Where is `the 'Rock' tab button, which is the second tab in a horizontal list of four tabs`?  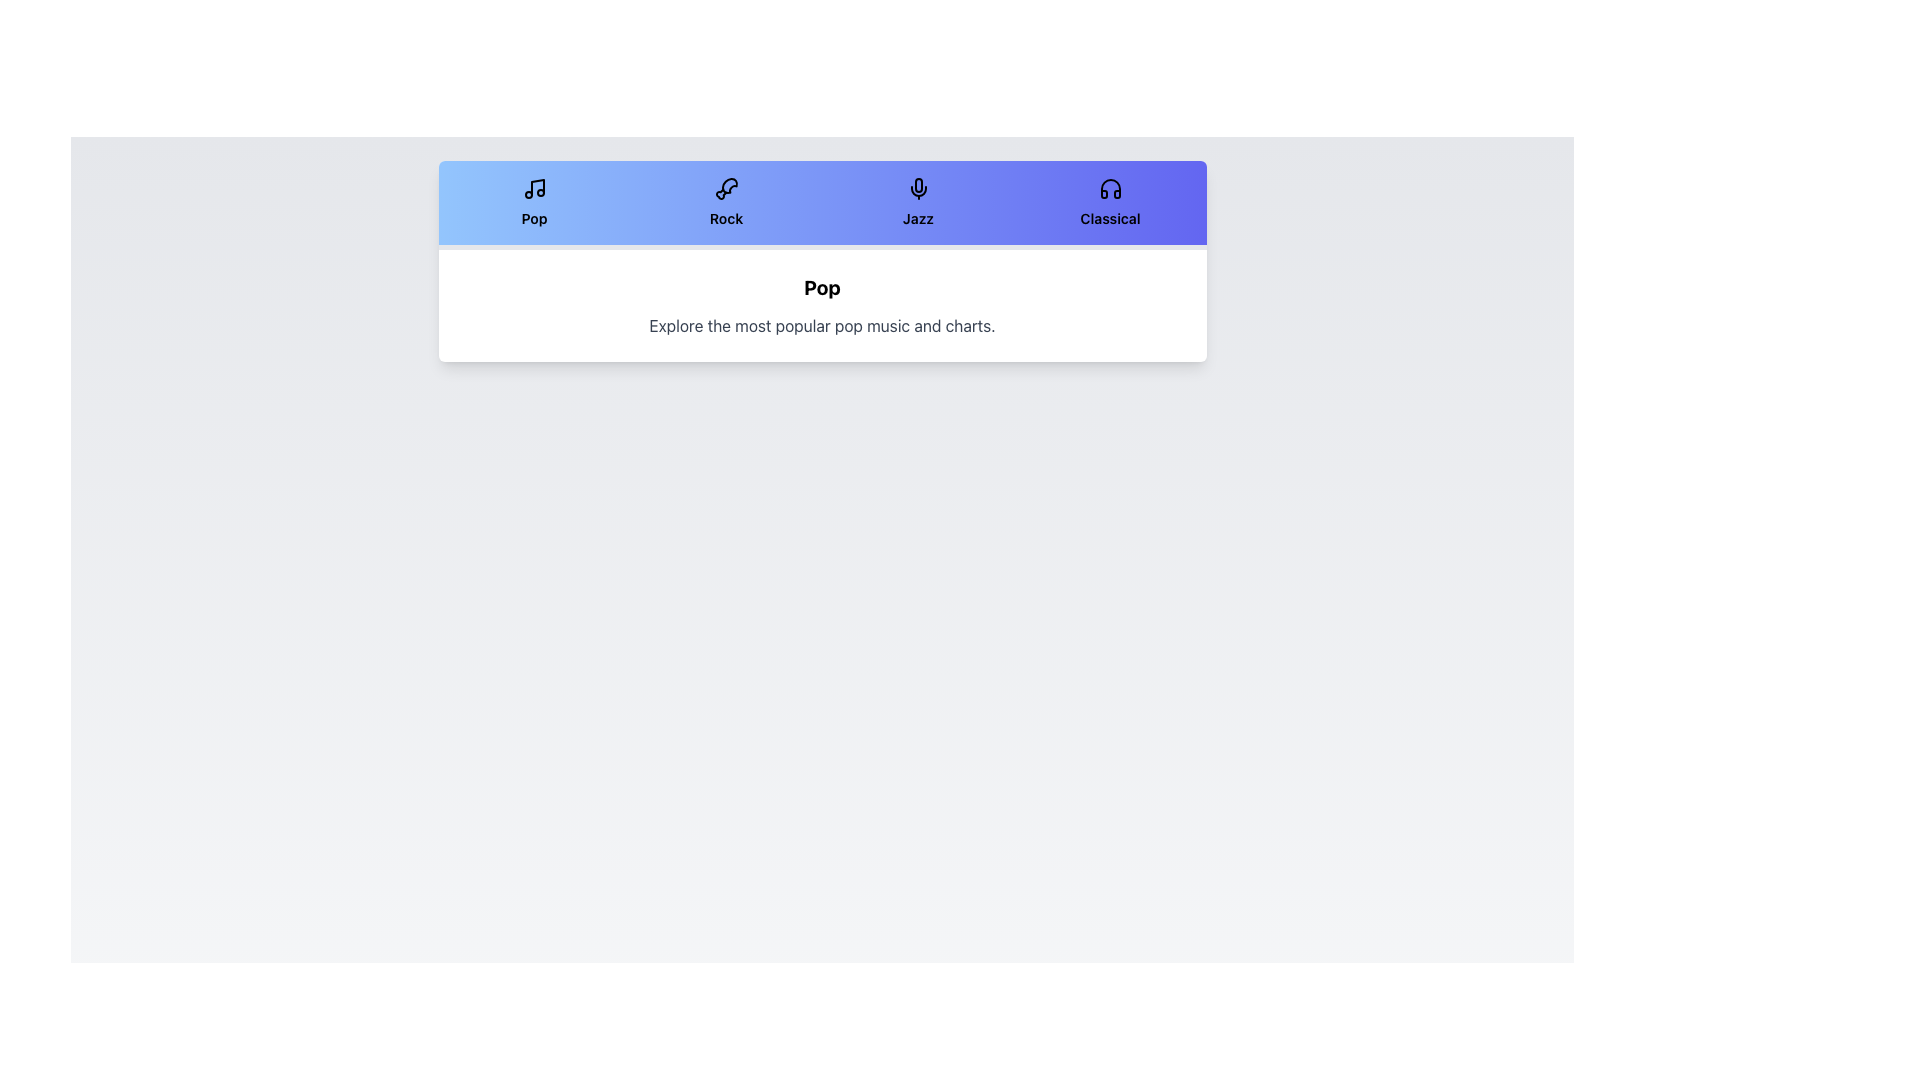 the 'Rock' tab button, which is the second tab in a horizontal list of four tabs is located at coordinates (725, 204).